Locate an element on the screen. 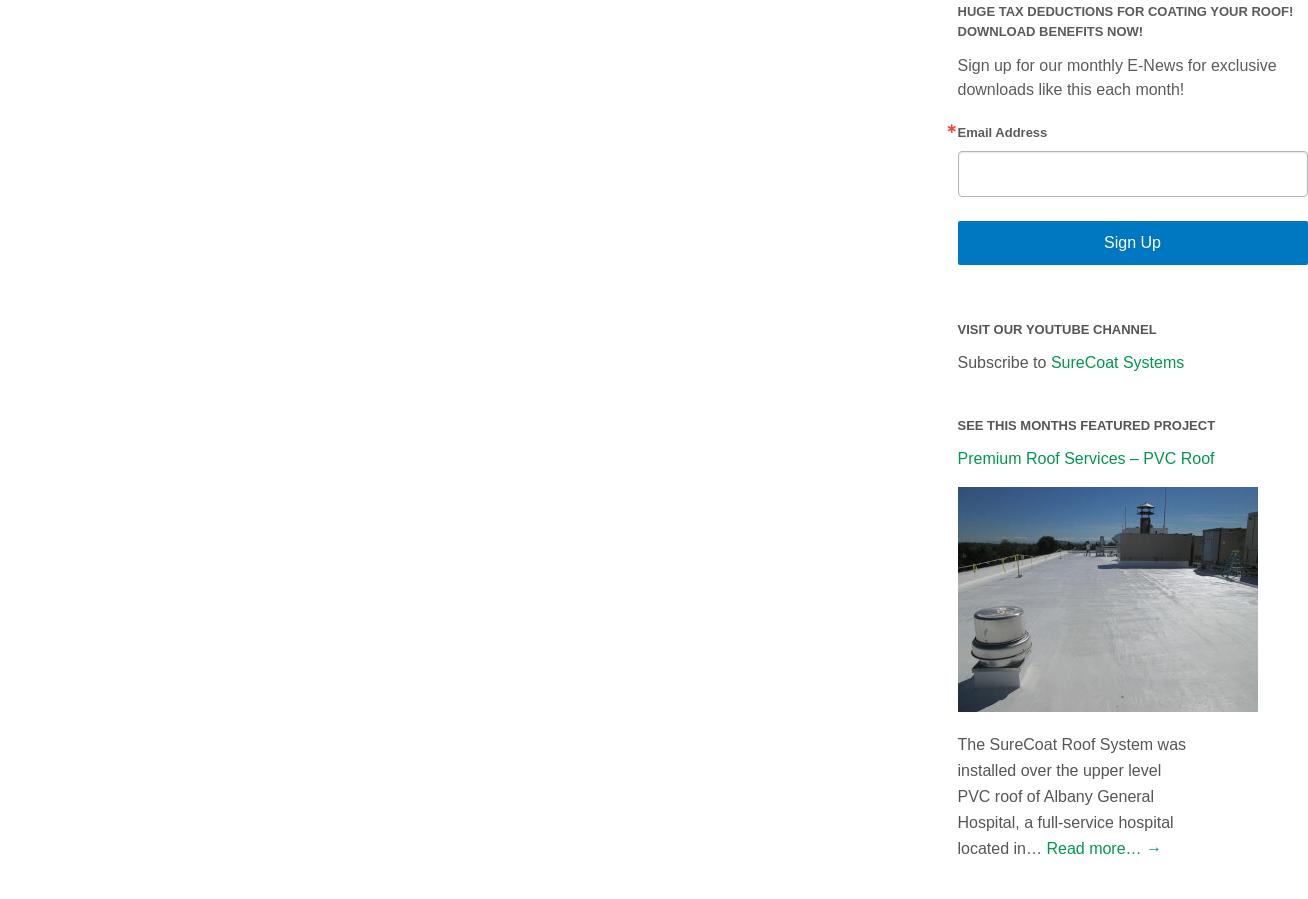 The width and height of the screenshot is (1308, 899). 'Premium Roof Services – PVC Roof' is located at coordinates (1084, 457).